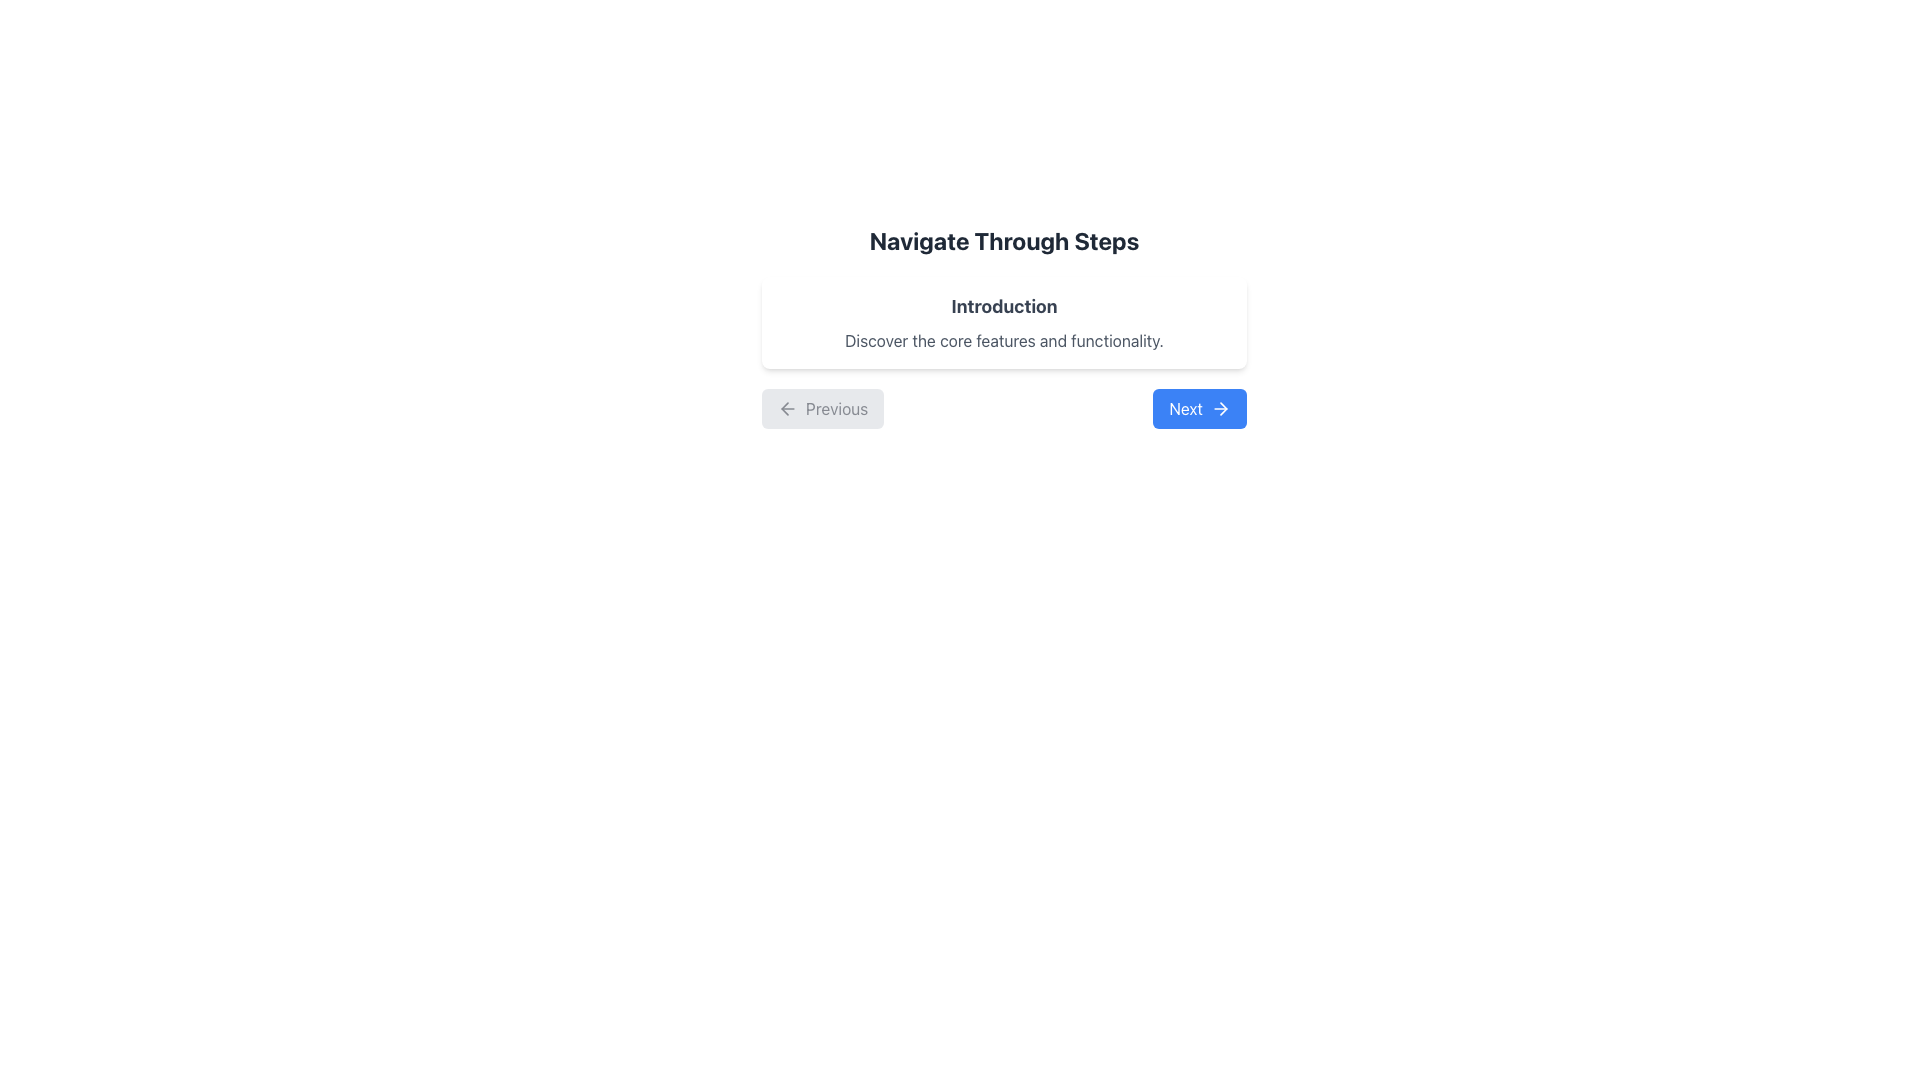 The height and width of the screenshot is (1080, 1920). Describe the element at coordinates (1223, 407) in the screenshot. I see `the right-pointing arrow icon located inside the 'Next' button` at that location.